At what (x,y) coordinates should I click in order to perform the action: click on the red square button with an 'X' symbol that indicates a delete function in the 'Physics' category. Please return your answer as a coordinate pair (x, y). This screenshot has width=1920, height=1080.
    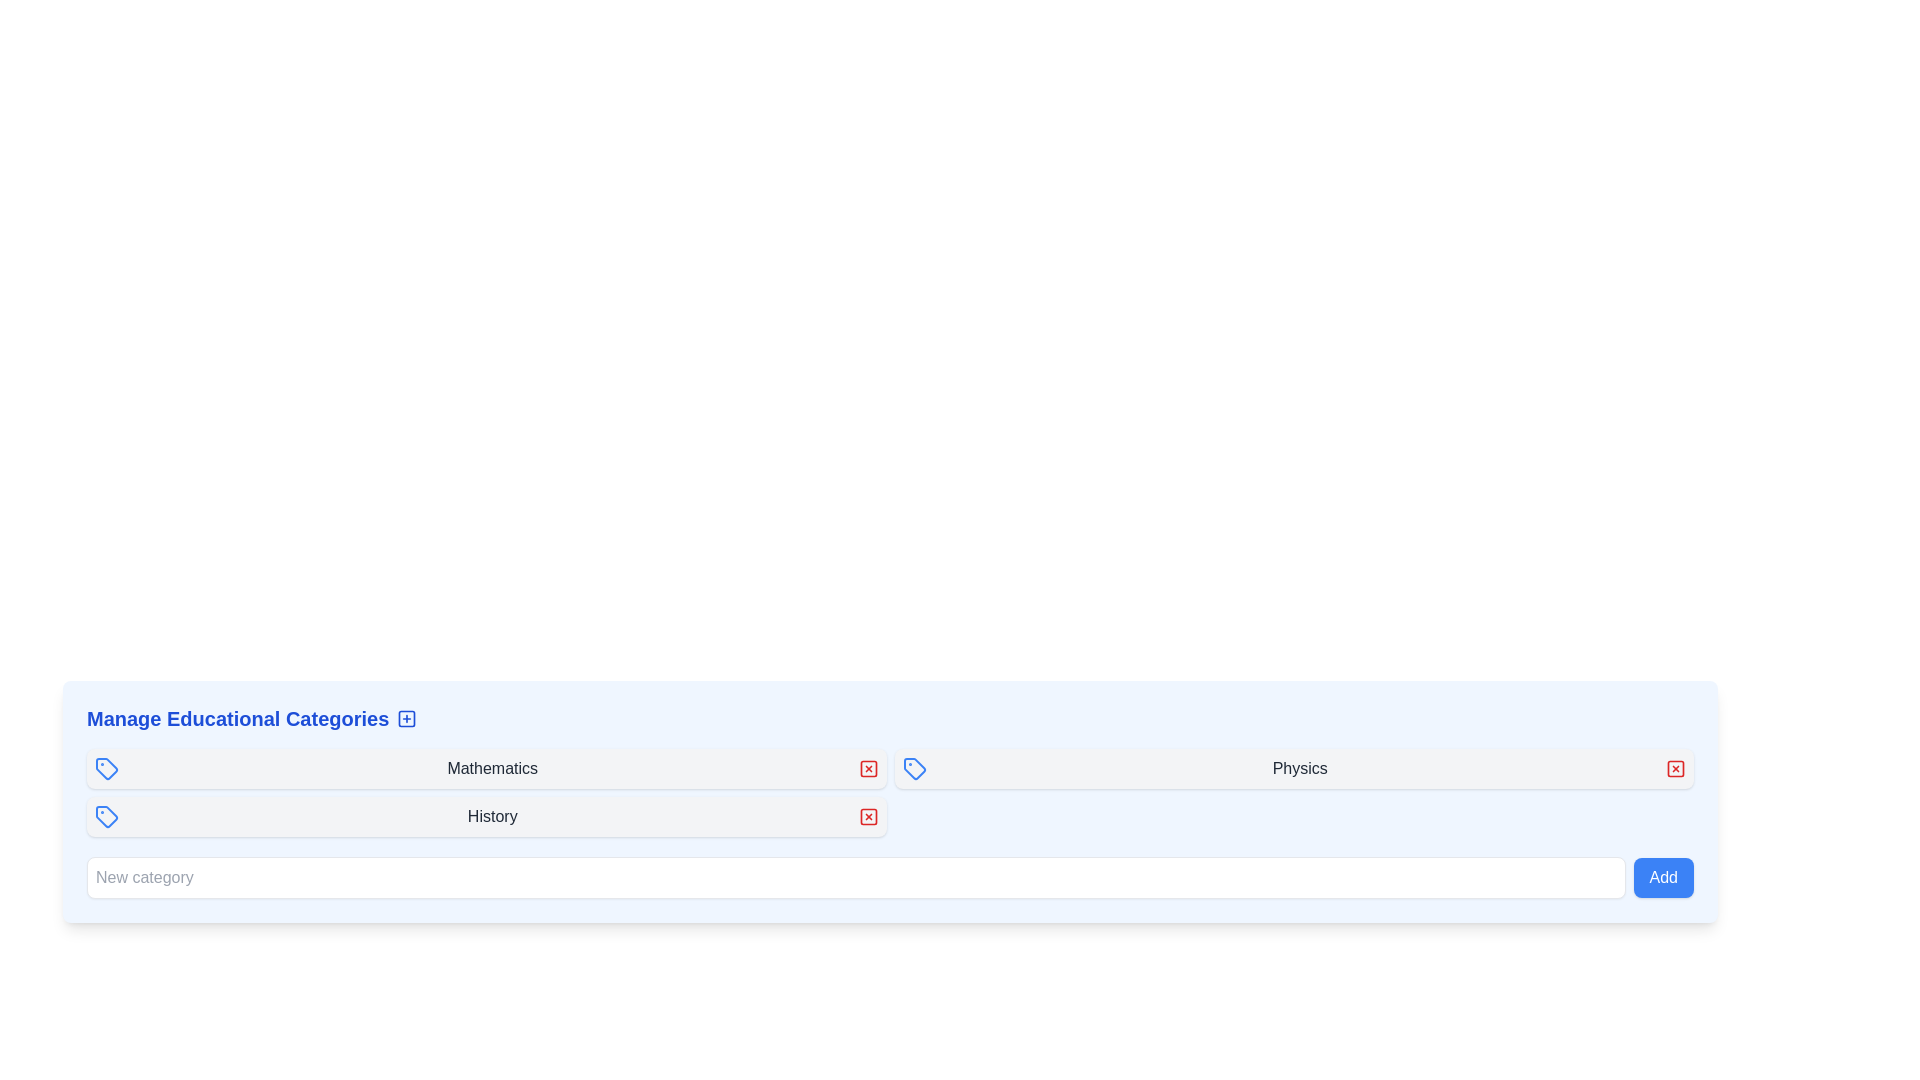
    Looking at the image, I should click on (1675, 767).